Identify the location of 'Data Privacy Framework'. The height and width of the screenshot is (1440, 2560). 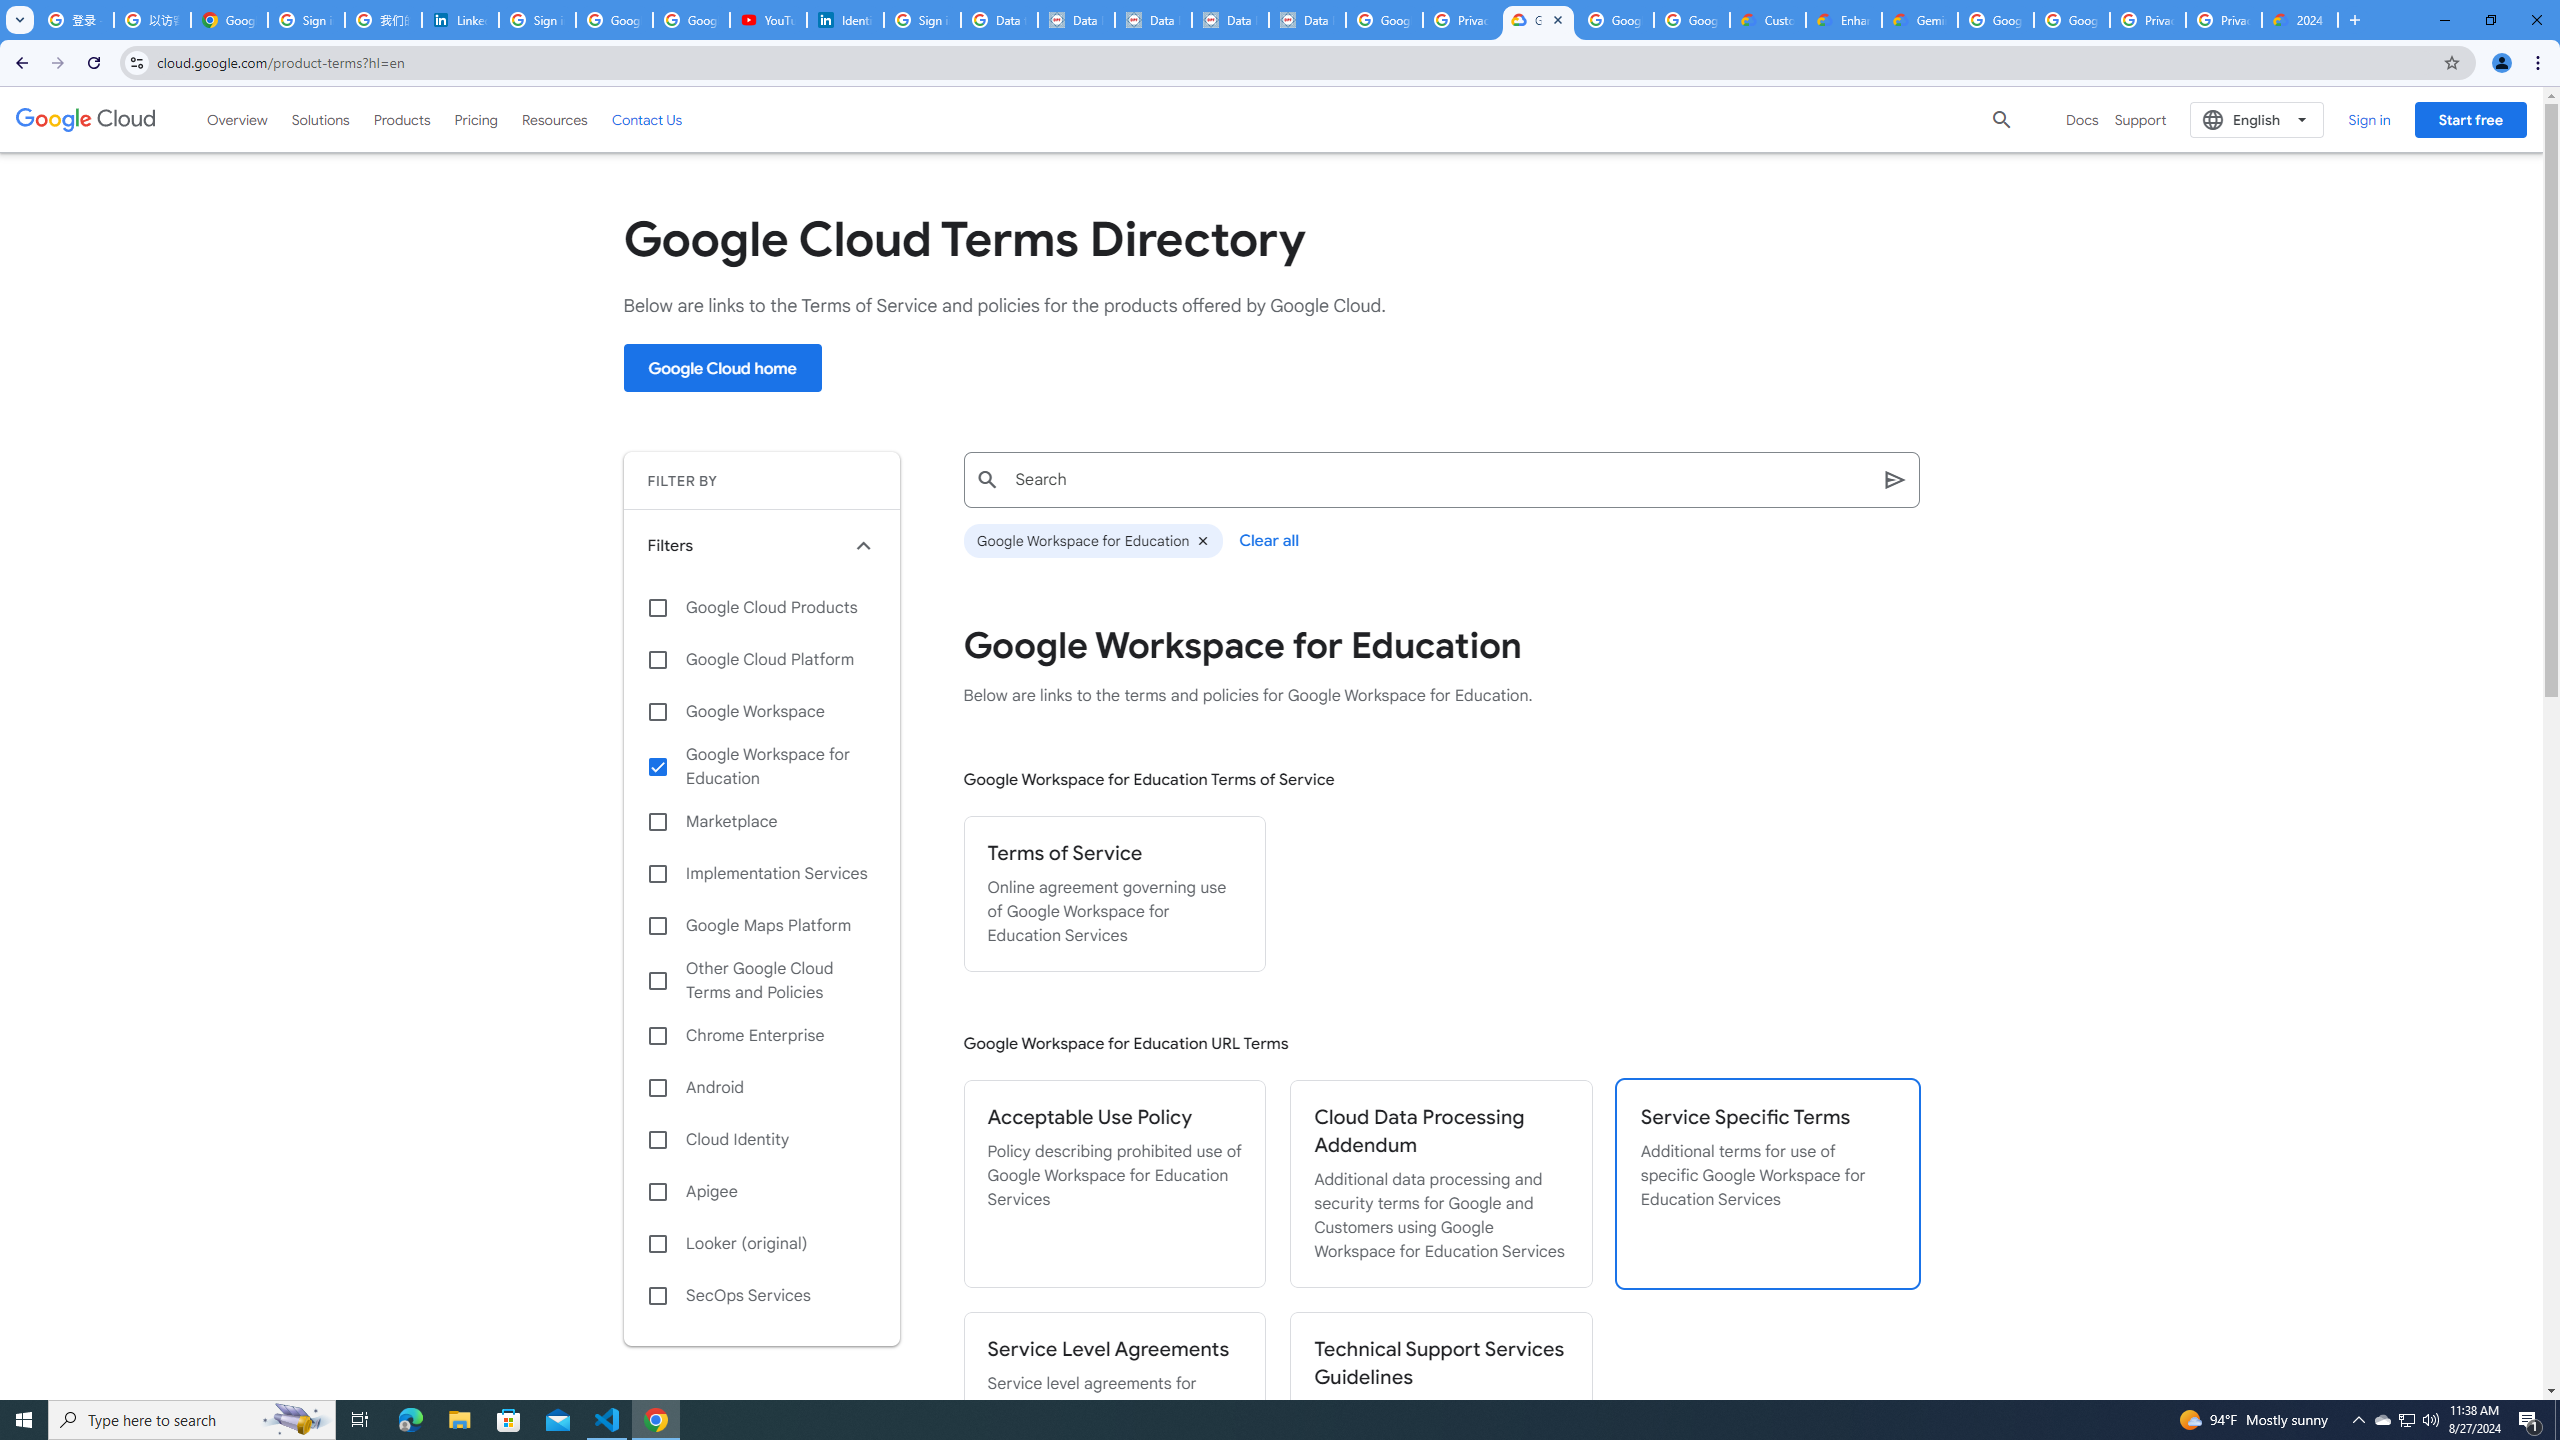
(1076, 19).